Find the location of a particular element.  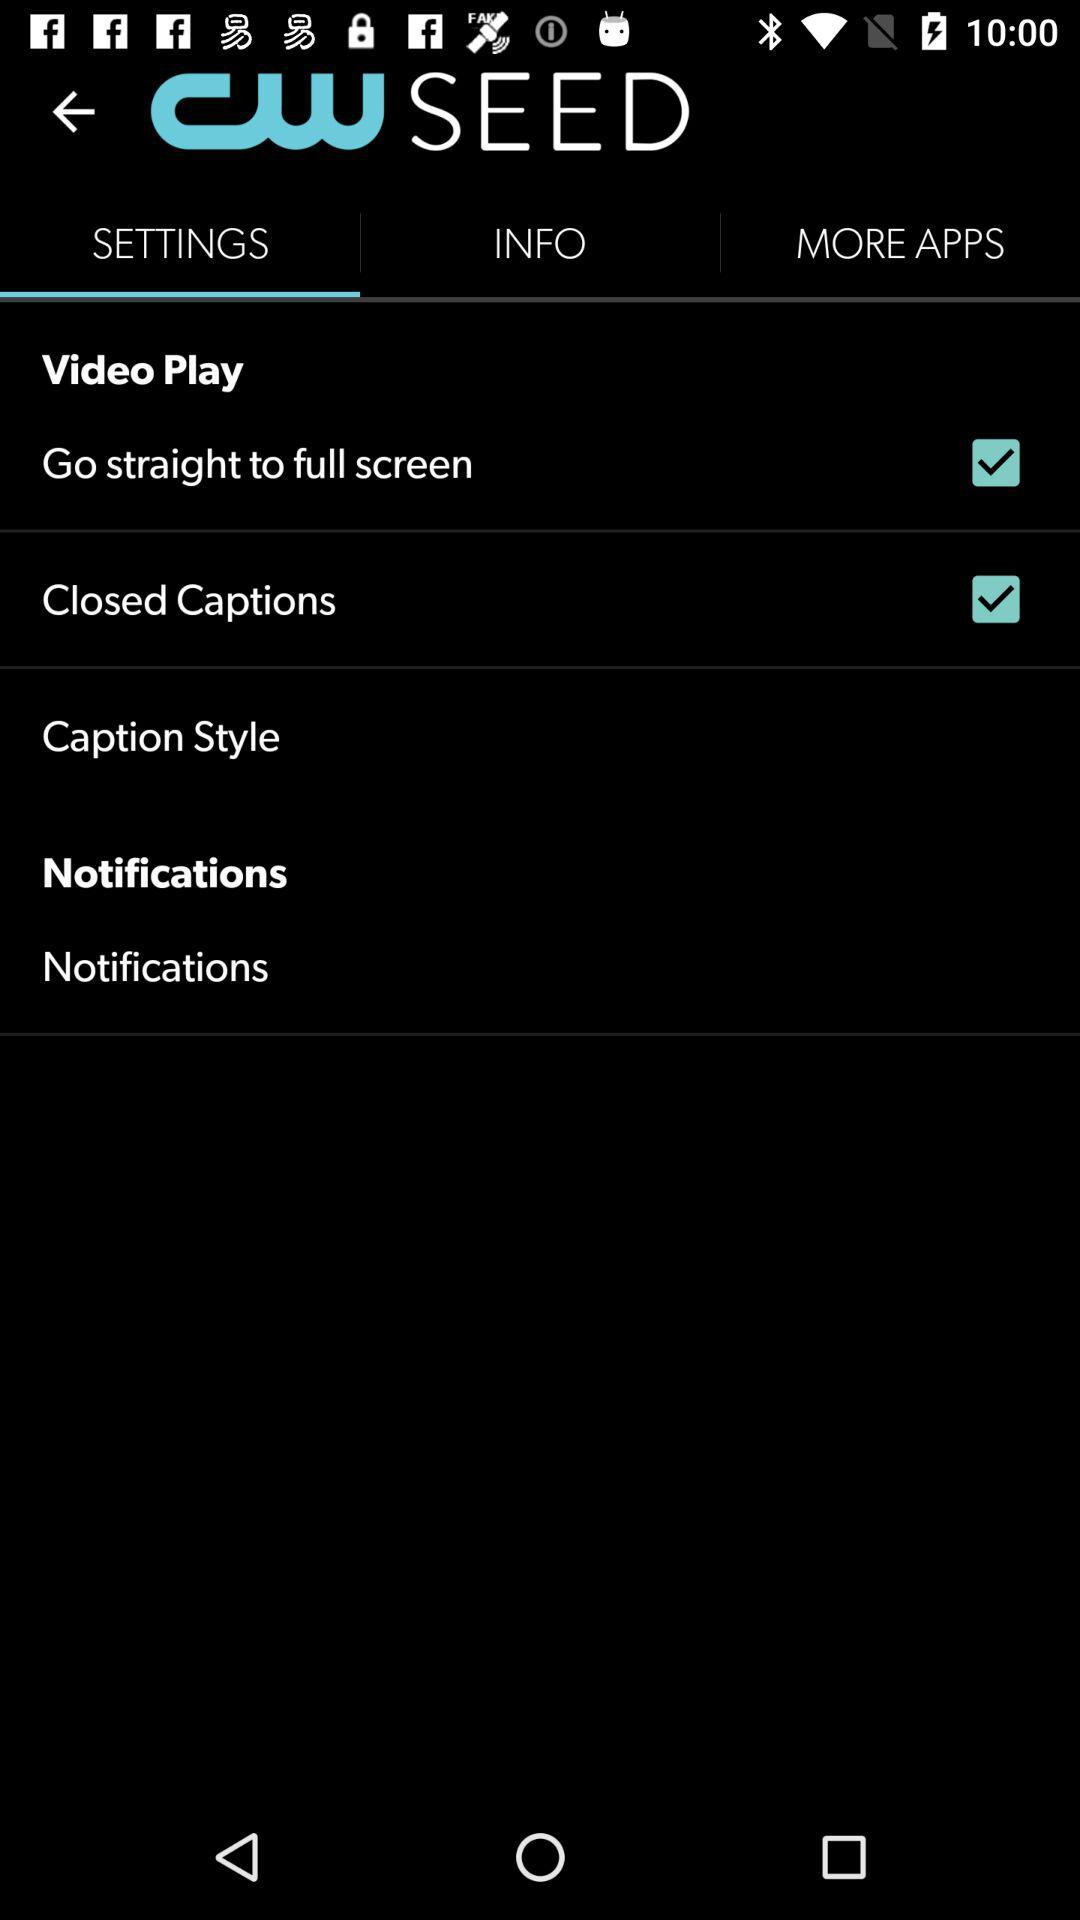

the info button is located at coordinates (540, 242).